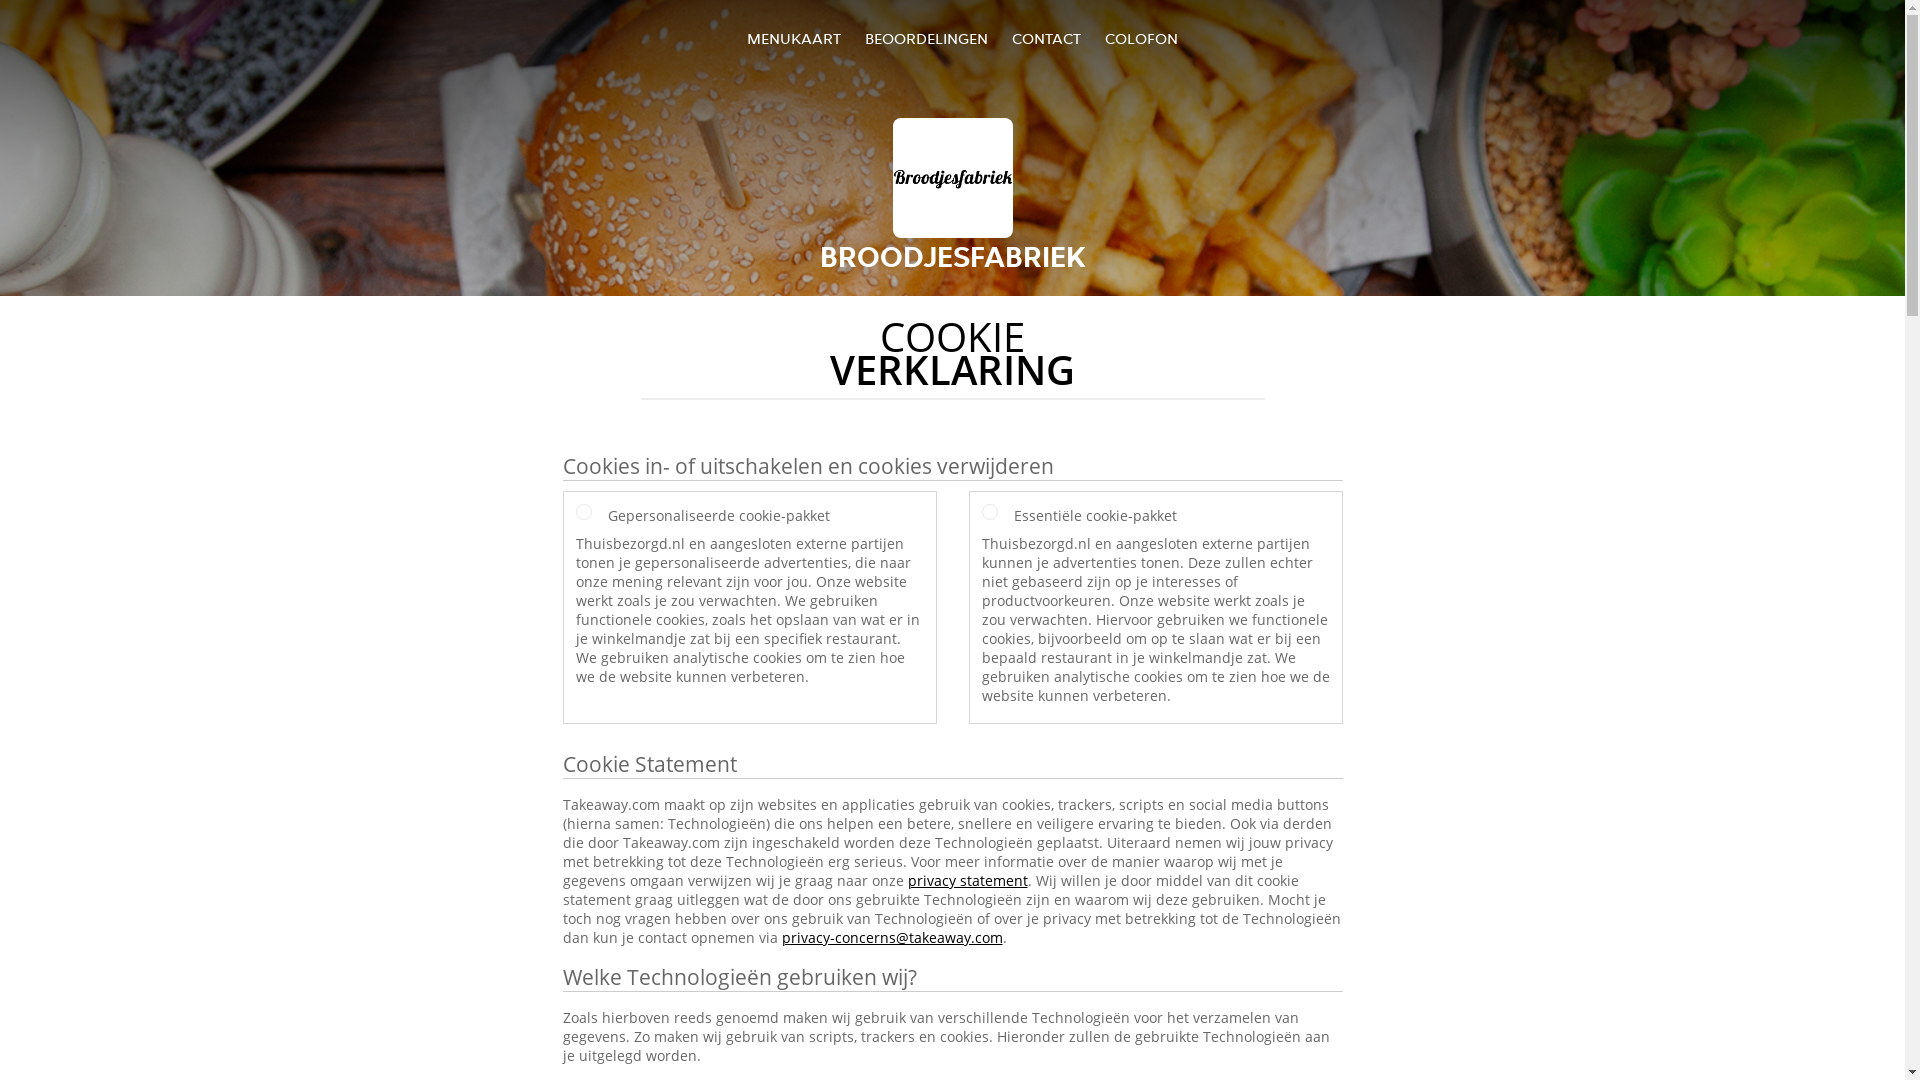  Describe the element at coordinates (925, 38) in the screenshot. I see `'BEOORDELINGEN'` at that location.